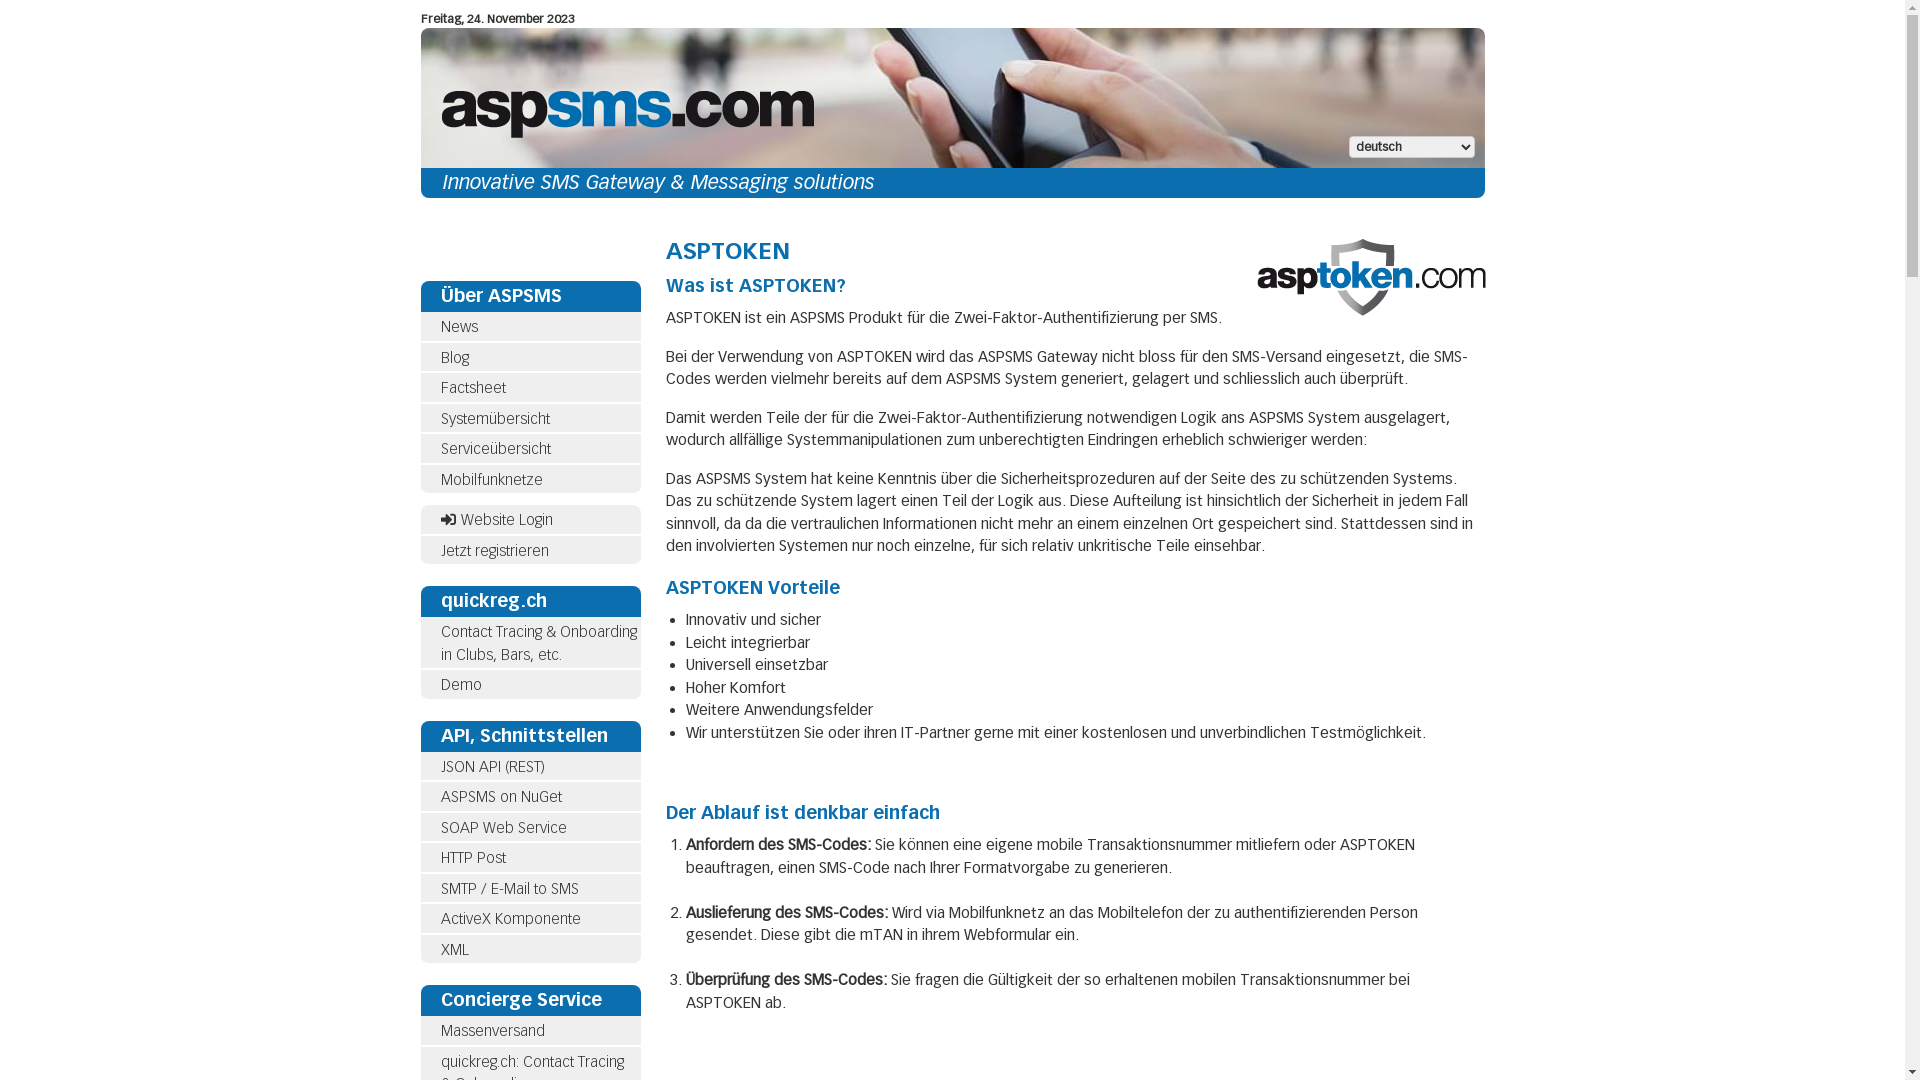  What do you see at coordinates (453, 947) in the screenshot?
I see `'XML'` at bounding box center [453, 947].